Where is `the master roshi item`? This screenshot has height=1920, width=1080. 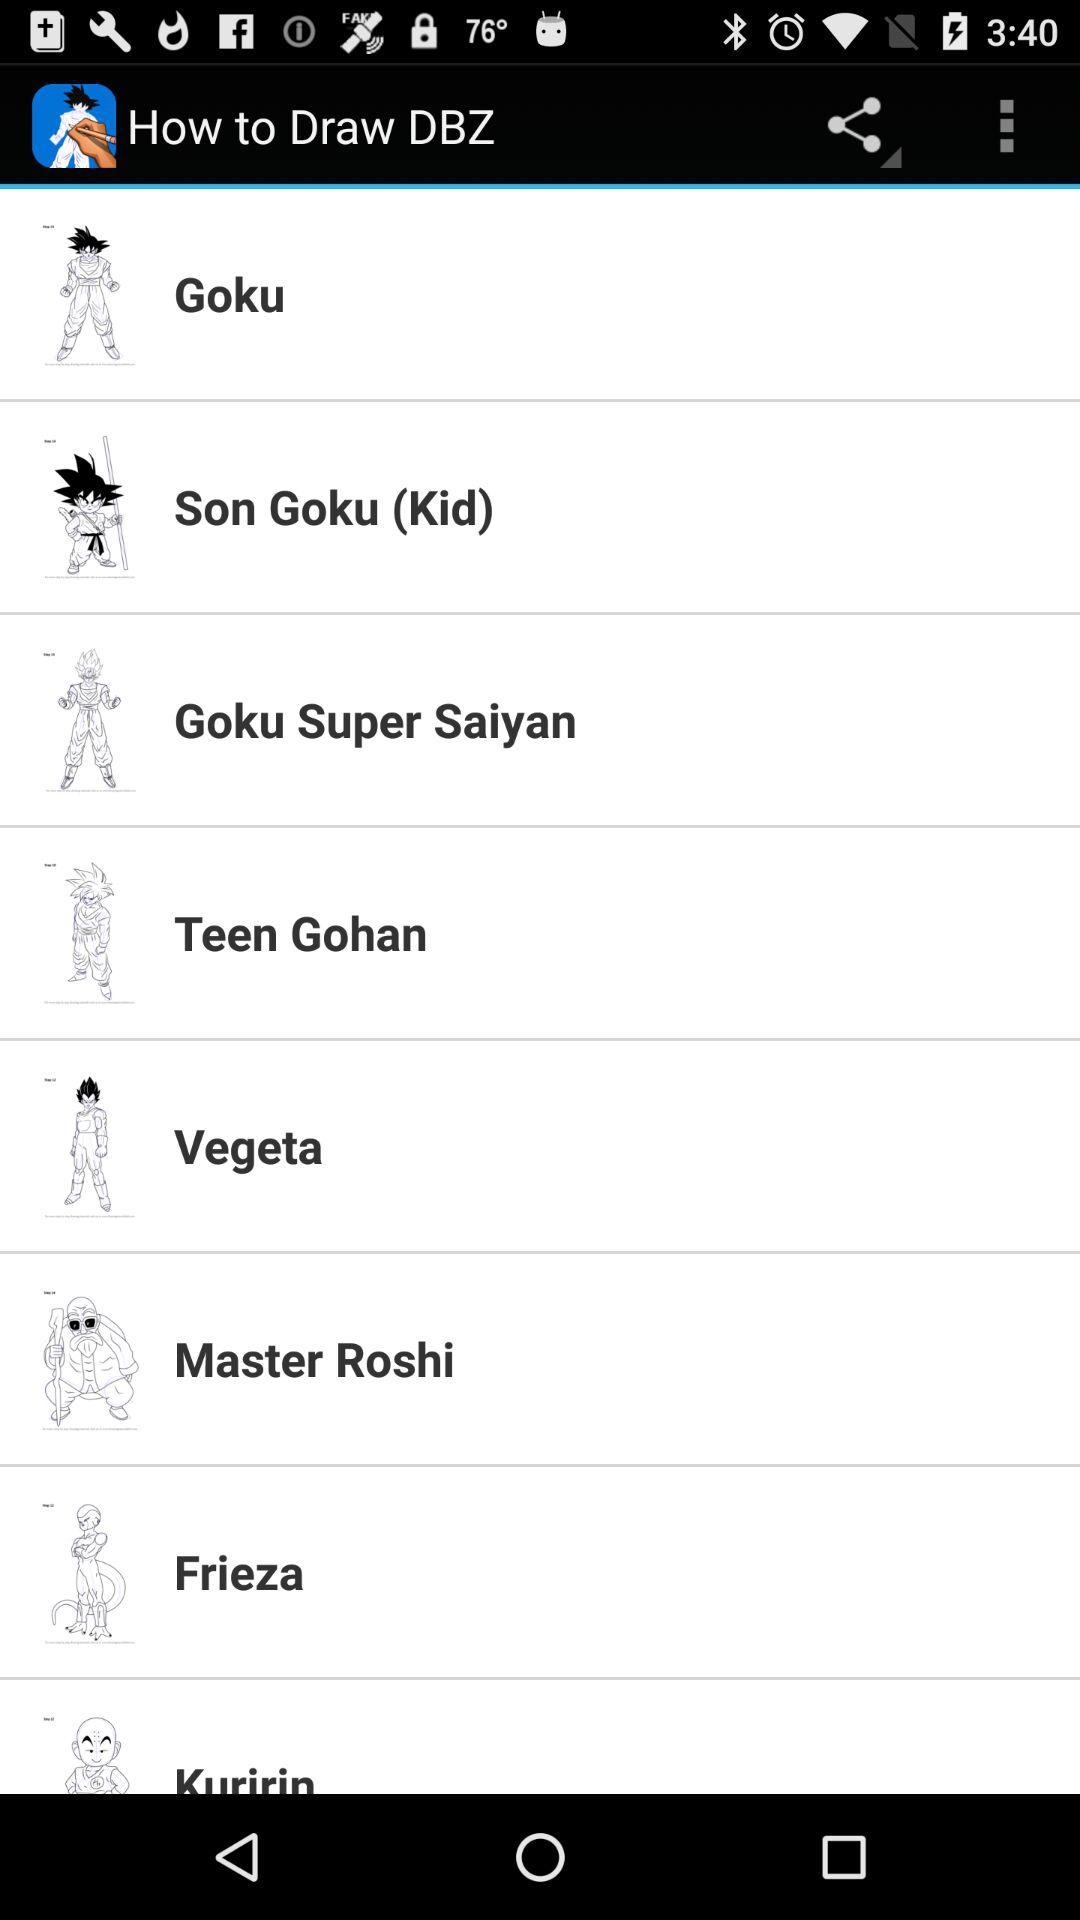
the master roshi item is located at coordinates (613, 1358).